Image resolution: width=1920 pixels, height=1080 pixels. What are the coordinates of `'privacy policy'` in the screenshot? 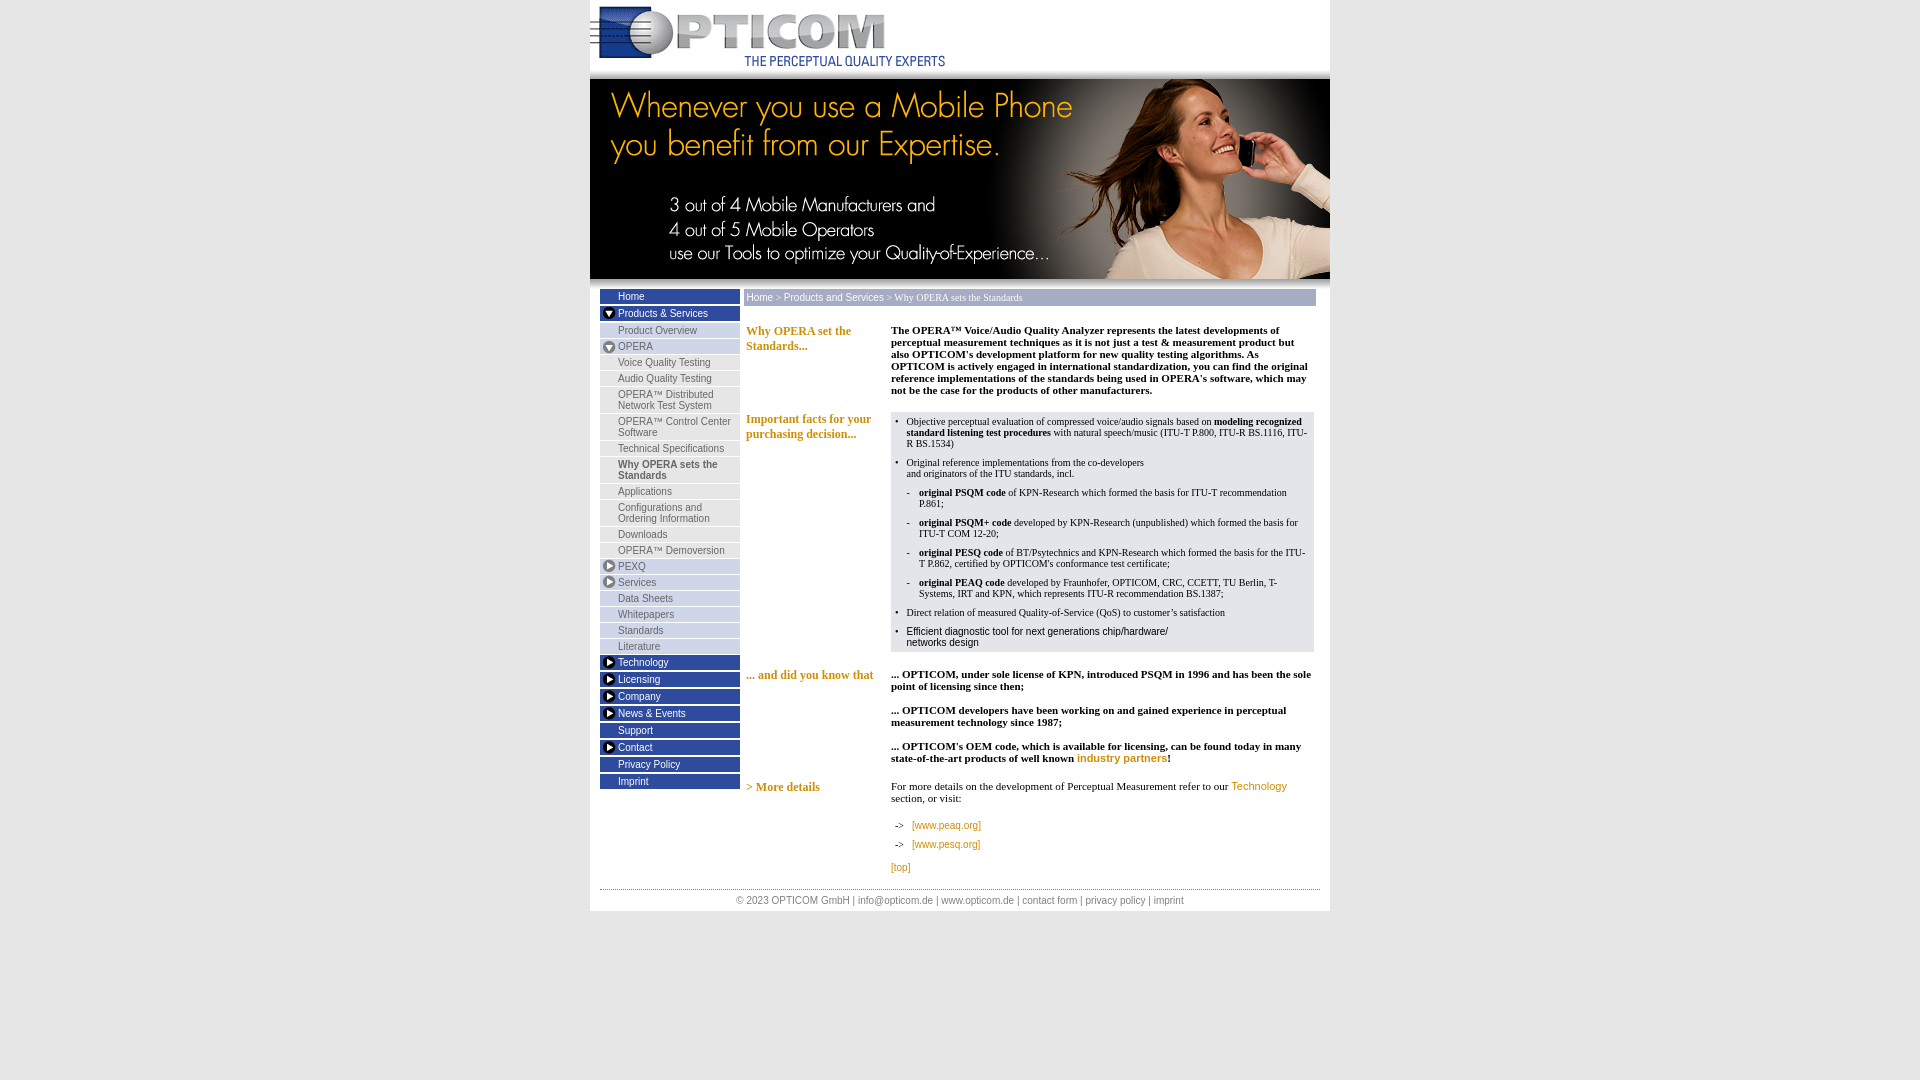 It's located at (1113, 900).